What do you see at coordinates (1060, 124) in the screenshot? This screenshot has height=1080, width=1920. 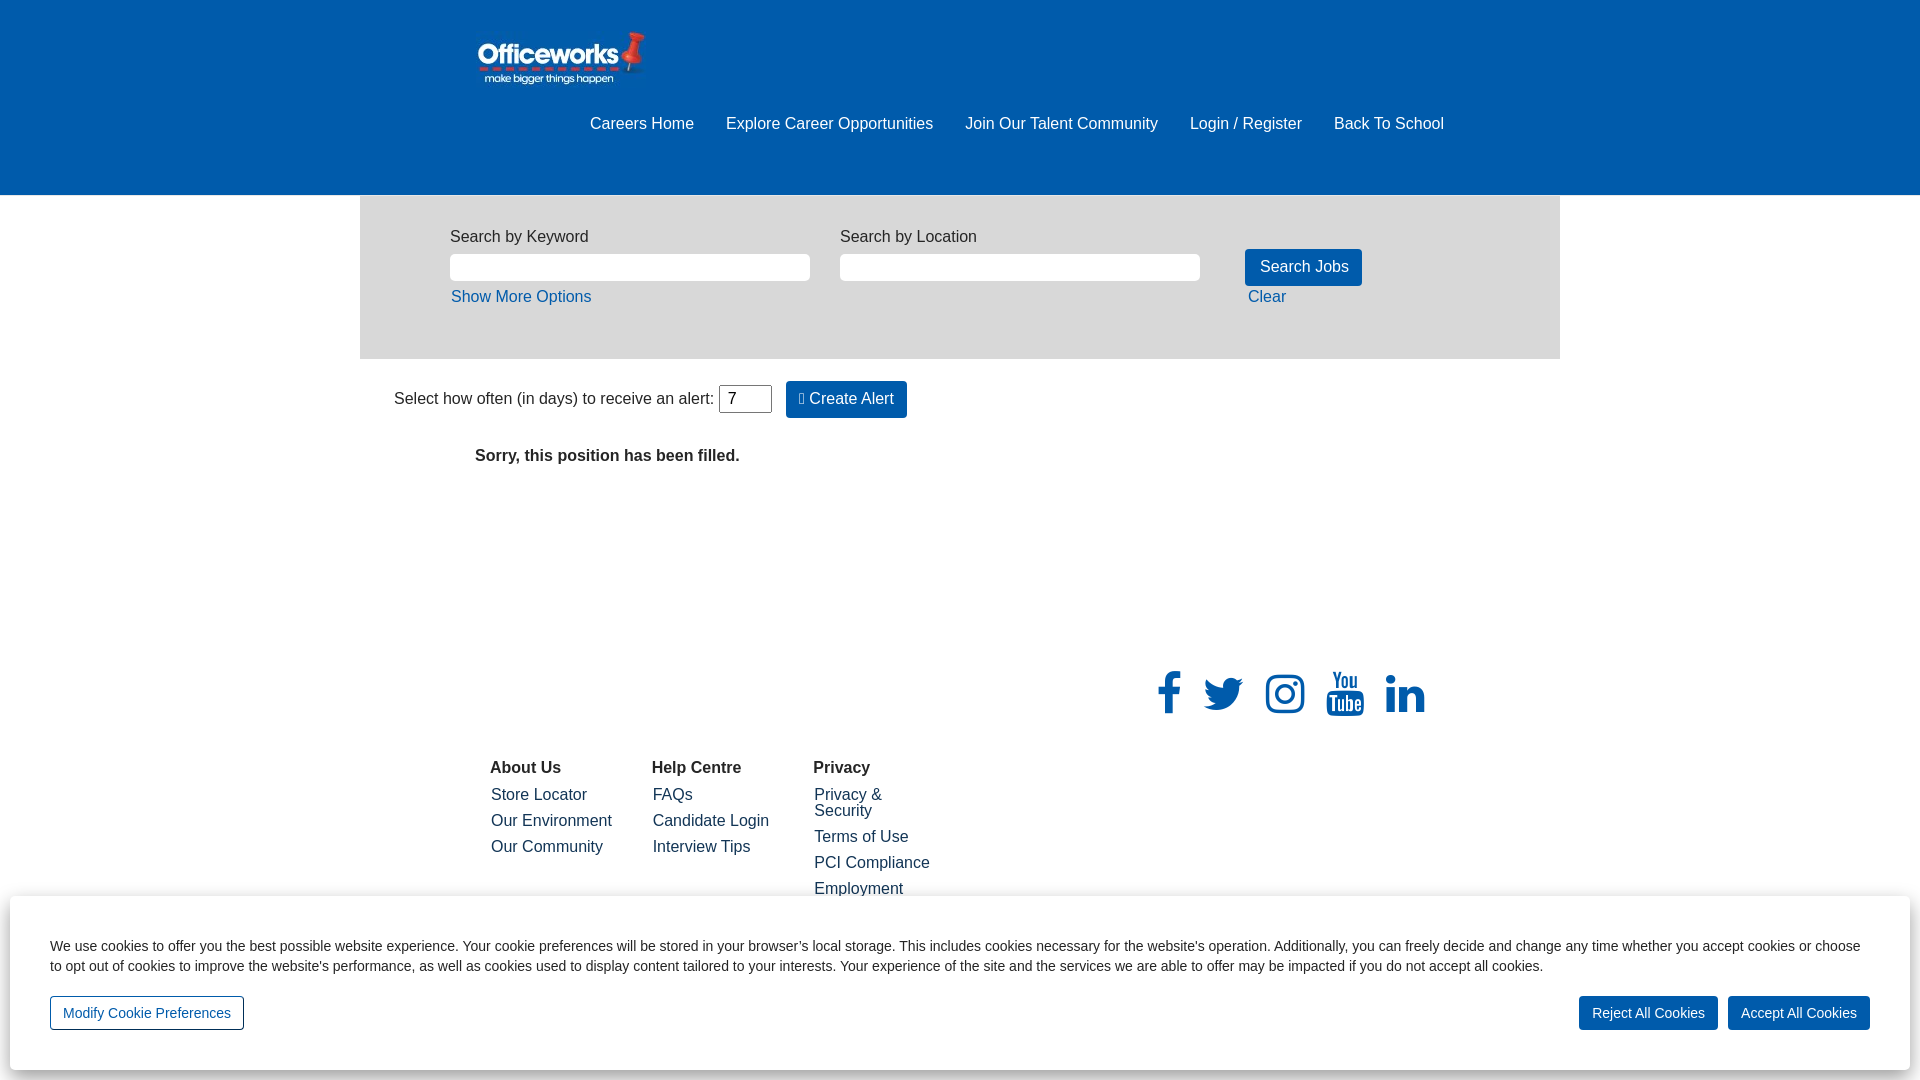 I see `'Join Our Talent Community'` at bounding box center [1060, 124].